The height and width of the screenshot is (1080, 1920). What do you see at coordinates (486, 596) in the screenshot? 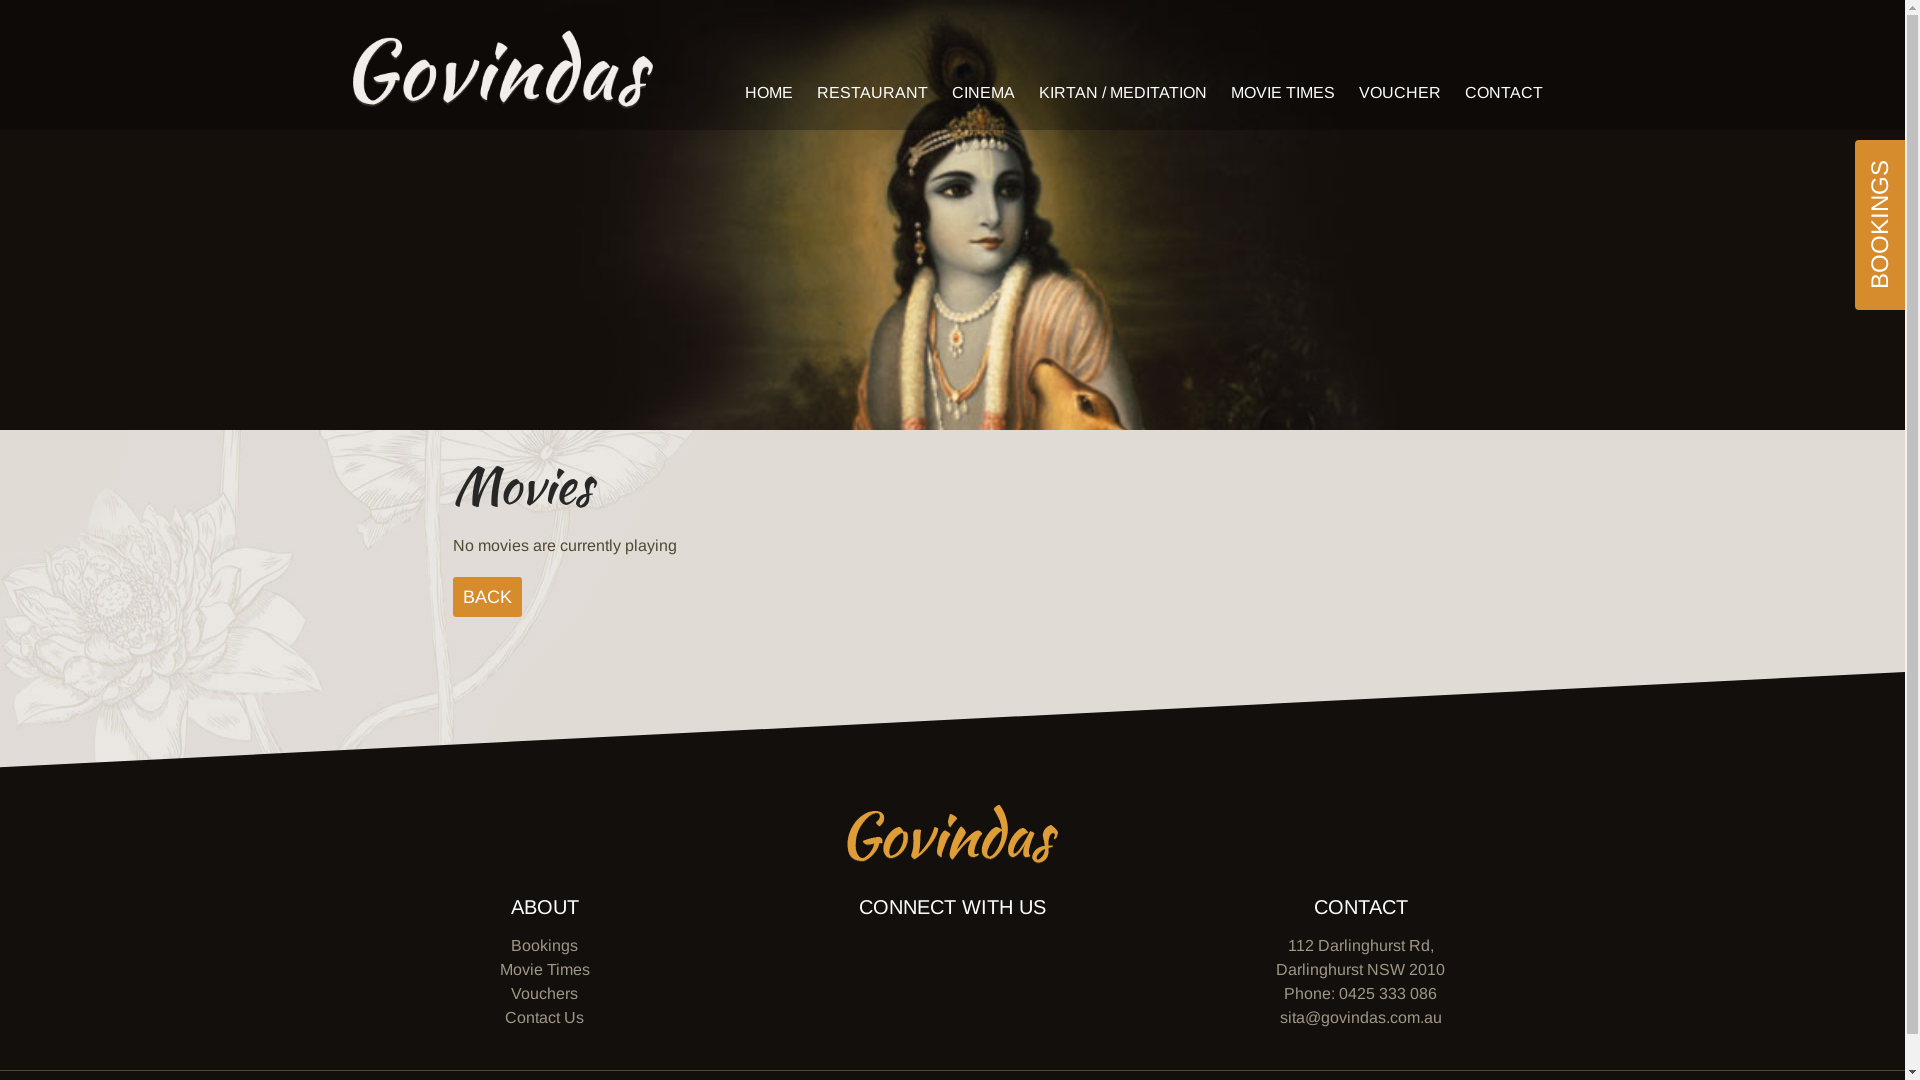
I see `'Back'` at bounding box center [486, 596].